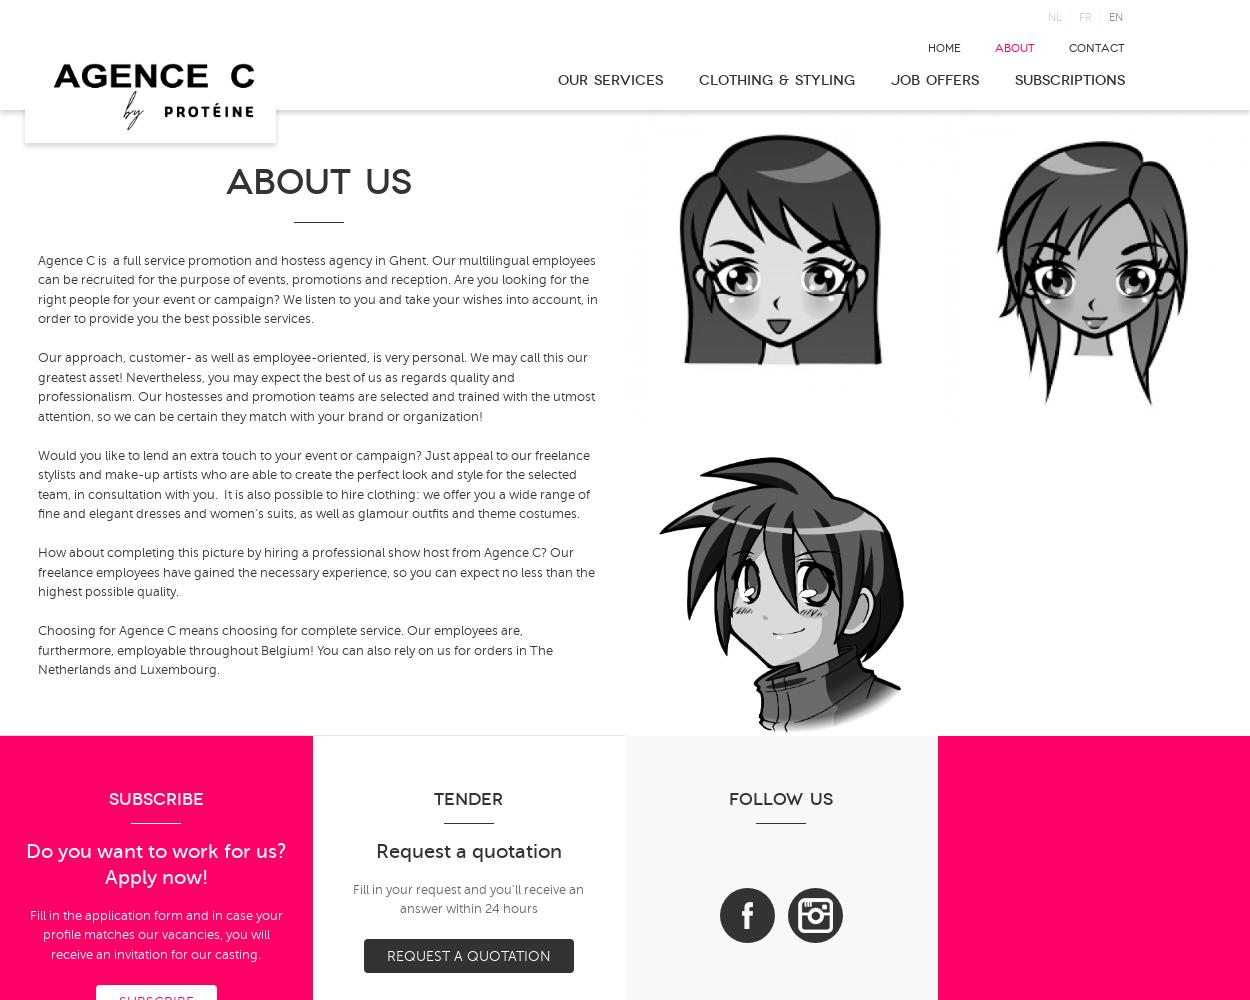 The image size is (1250, 1000). What do you see at coordinates (706, 506) in the screenshot?
I see `'External event consultant'` at bounding box center [706, 506].